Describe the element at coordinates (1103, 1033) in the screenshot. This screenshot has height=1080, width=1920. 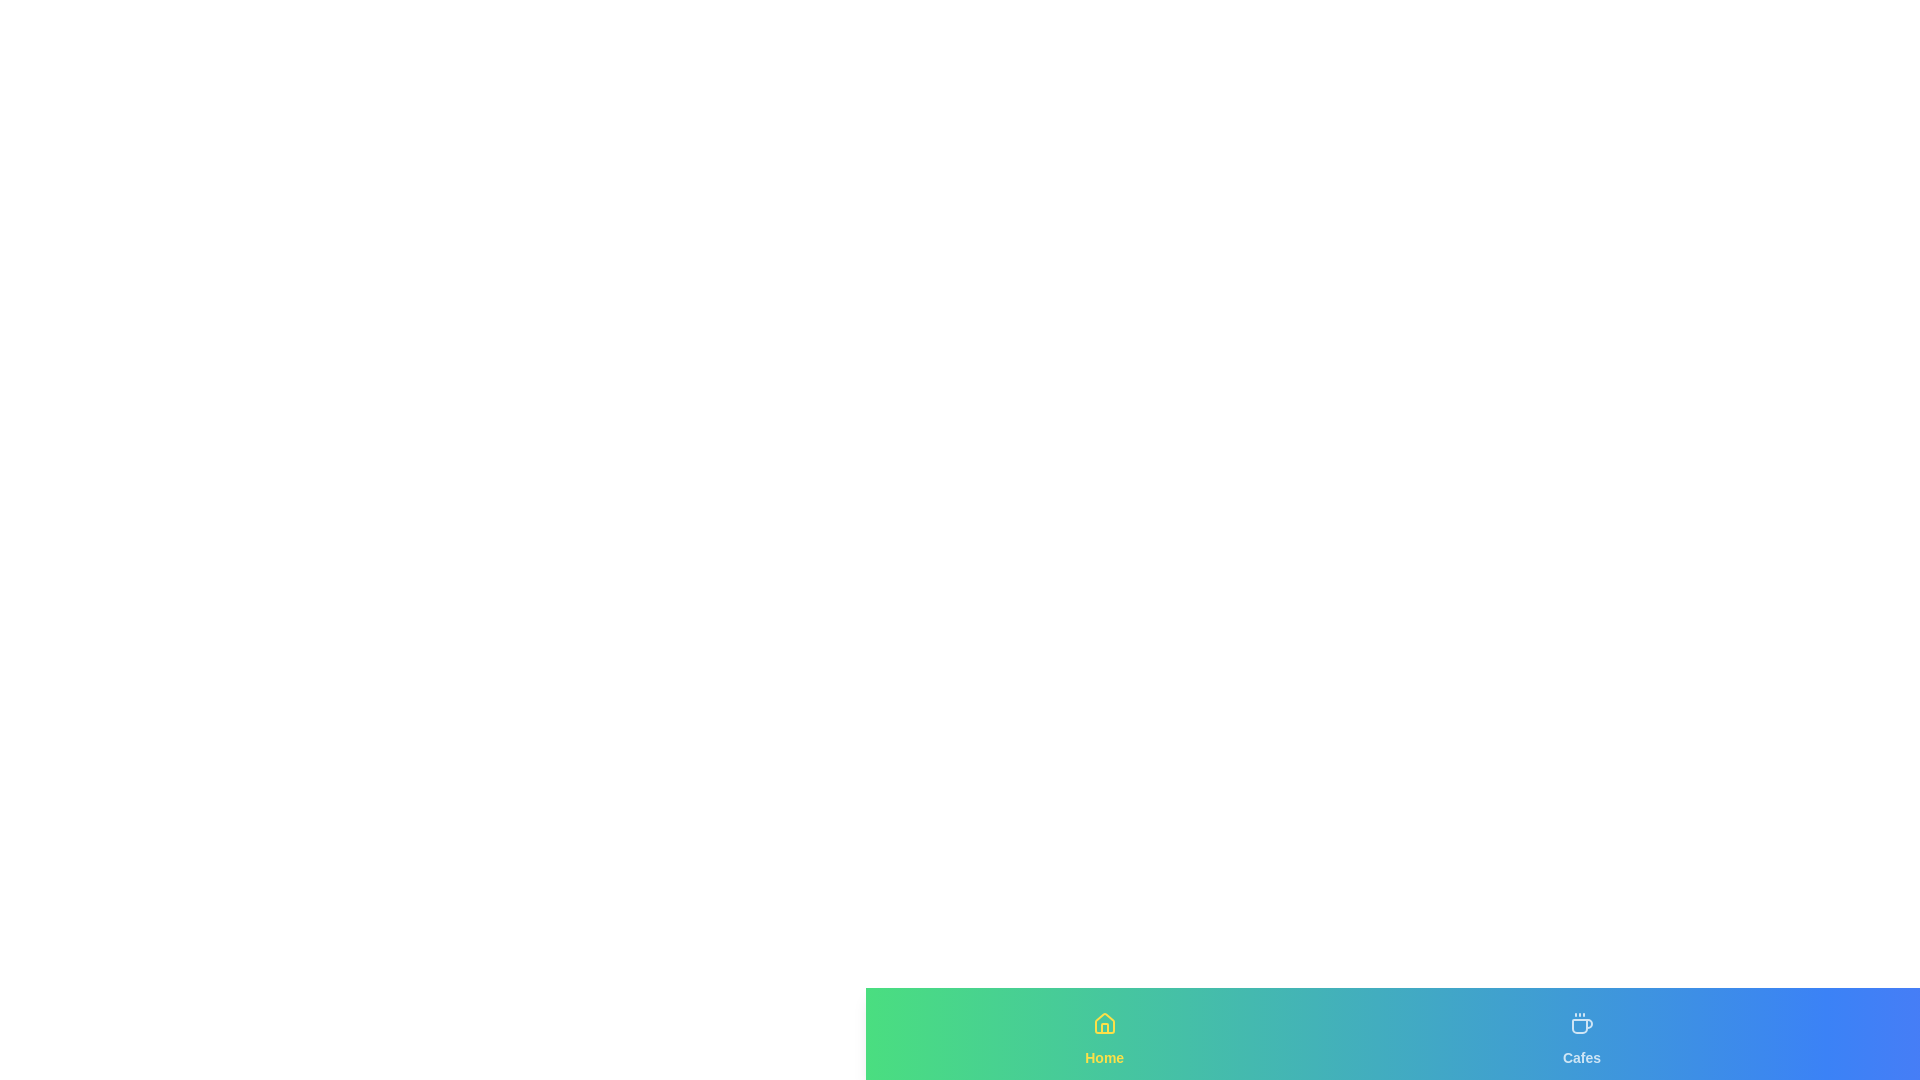
I see `the 'Home' tab in the navigation bar` at that location.